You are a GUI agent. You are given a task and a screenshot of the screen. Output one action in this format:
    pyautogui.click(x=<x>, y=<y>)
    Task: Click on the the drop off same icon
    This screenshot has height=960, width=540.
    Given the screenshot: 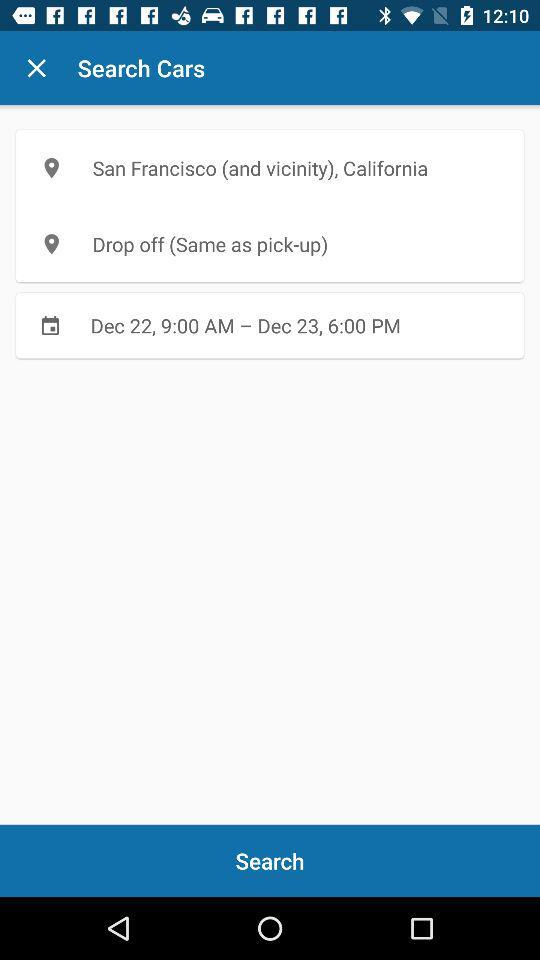 What is the action you would take?
    pyautogui.click(x=270, y=243)
    